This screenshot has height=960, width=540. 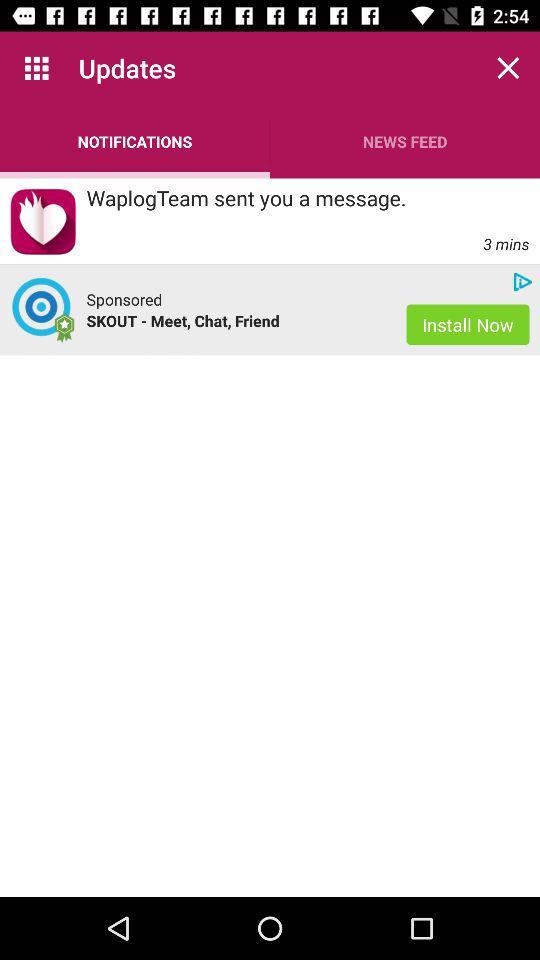 What do you see at coordinates (36, 68) in the screenshot?
I see `app above the notifications app` at bounding box center [36, 68].